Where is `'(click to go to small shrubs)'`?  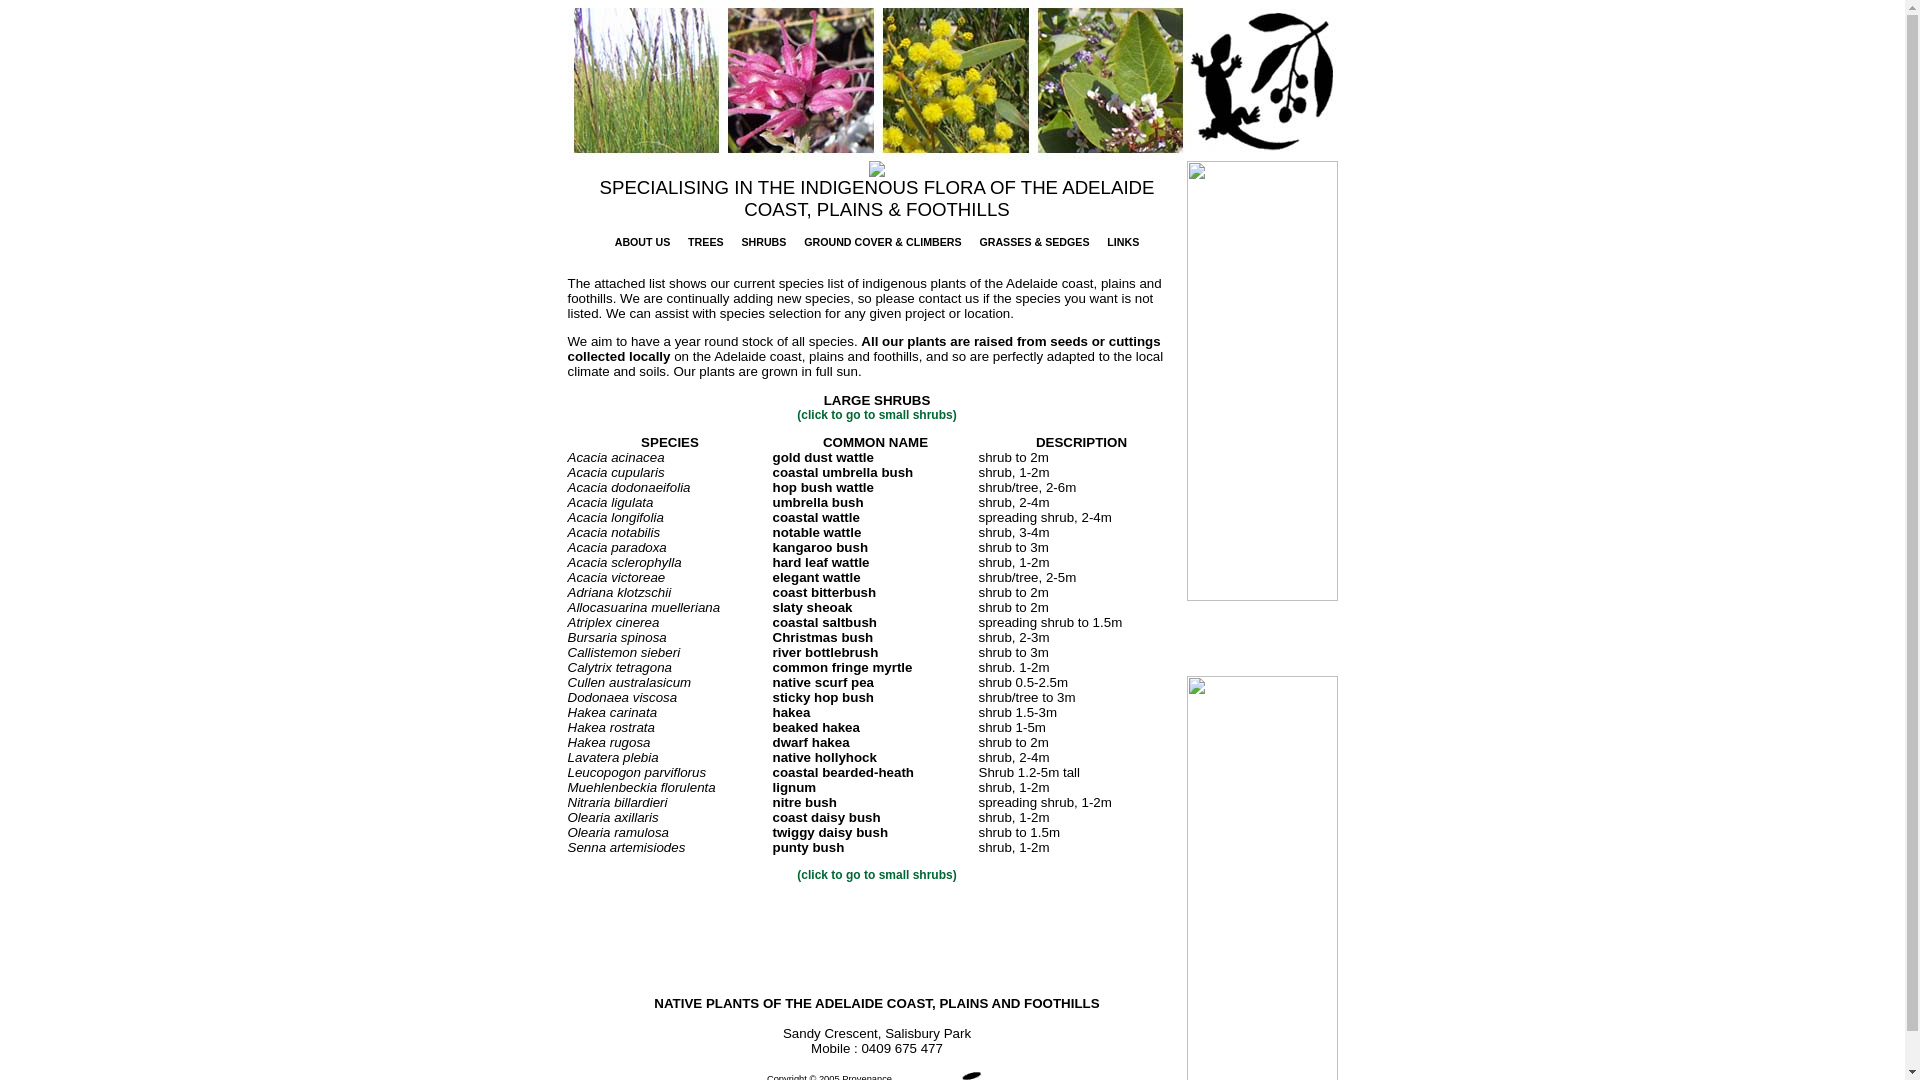
'(click to go to small shrubs)' is located at coordinates (876, 414).